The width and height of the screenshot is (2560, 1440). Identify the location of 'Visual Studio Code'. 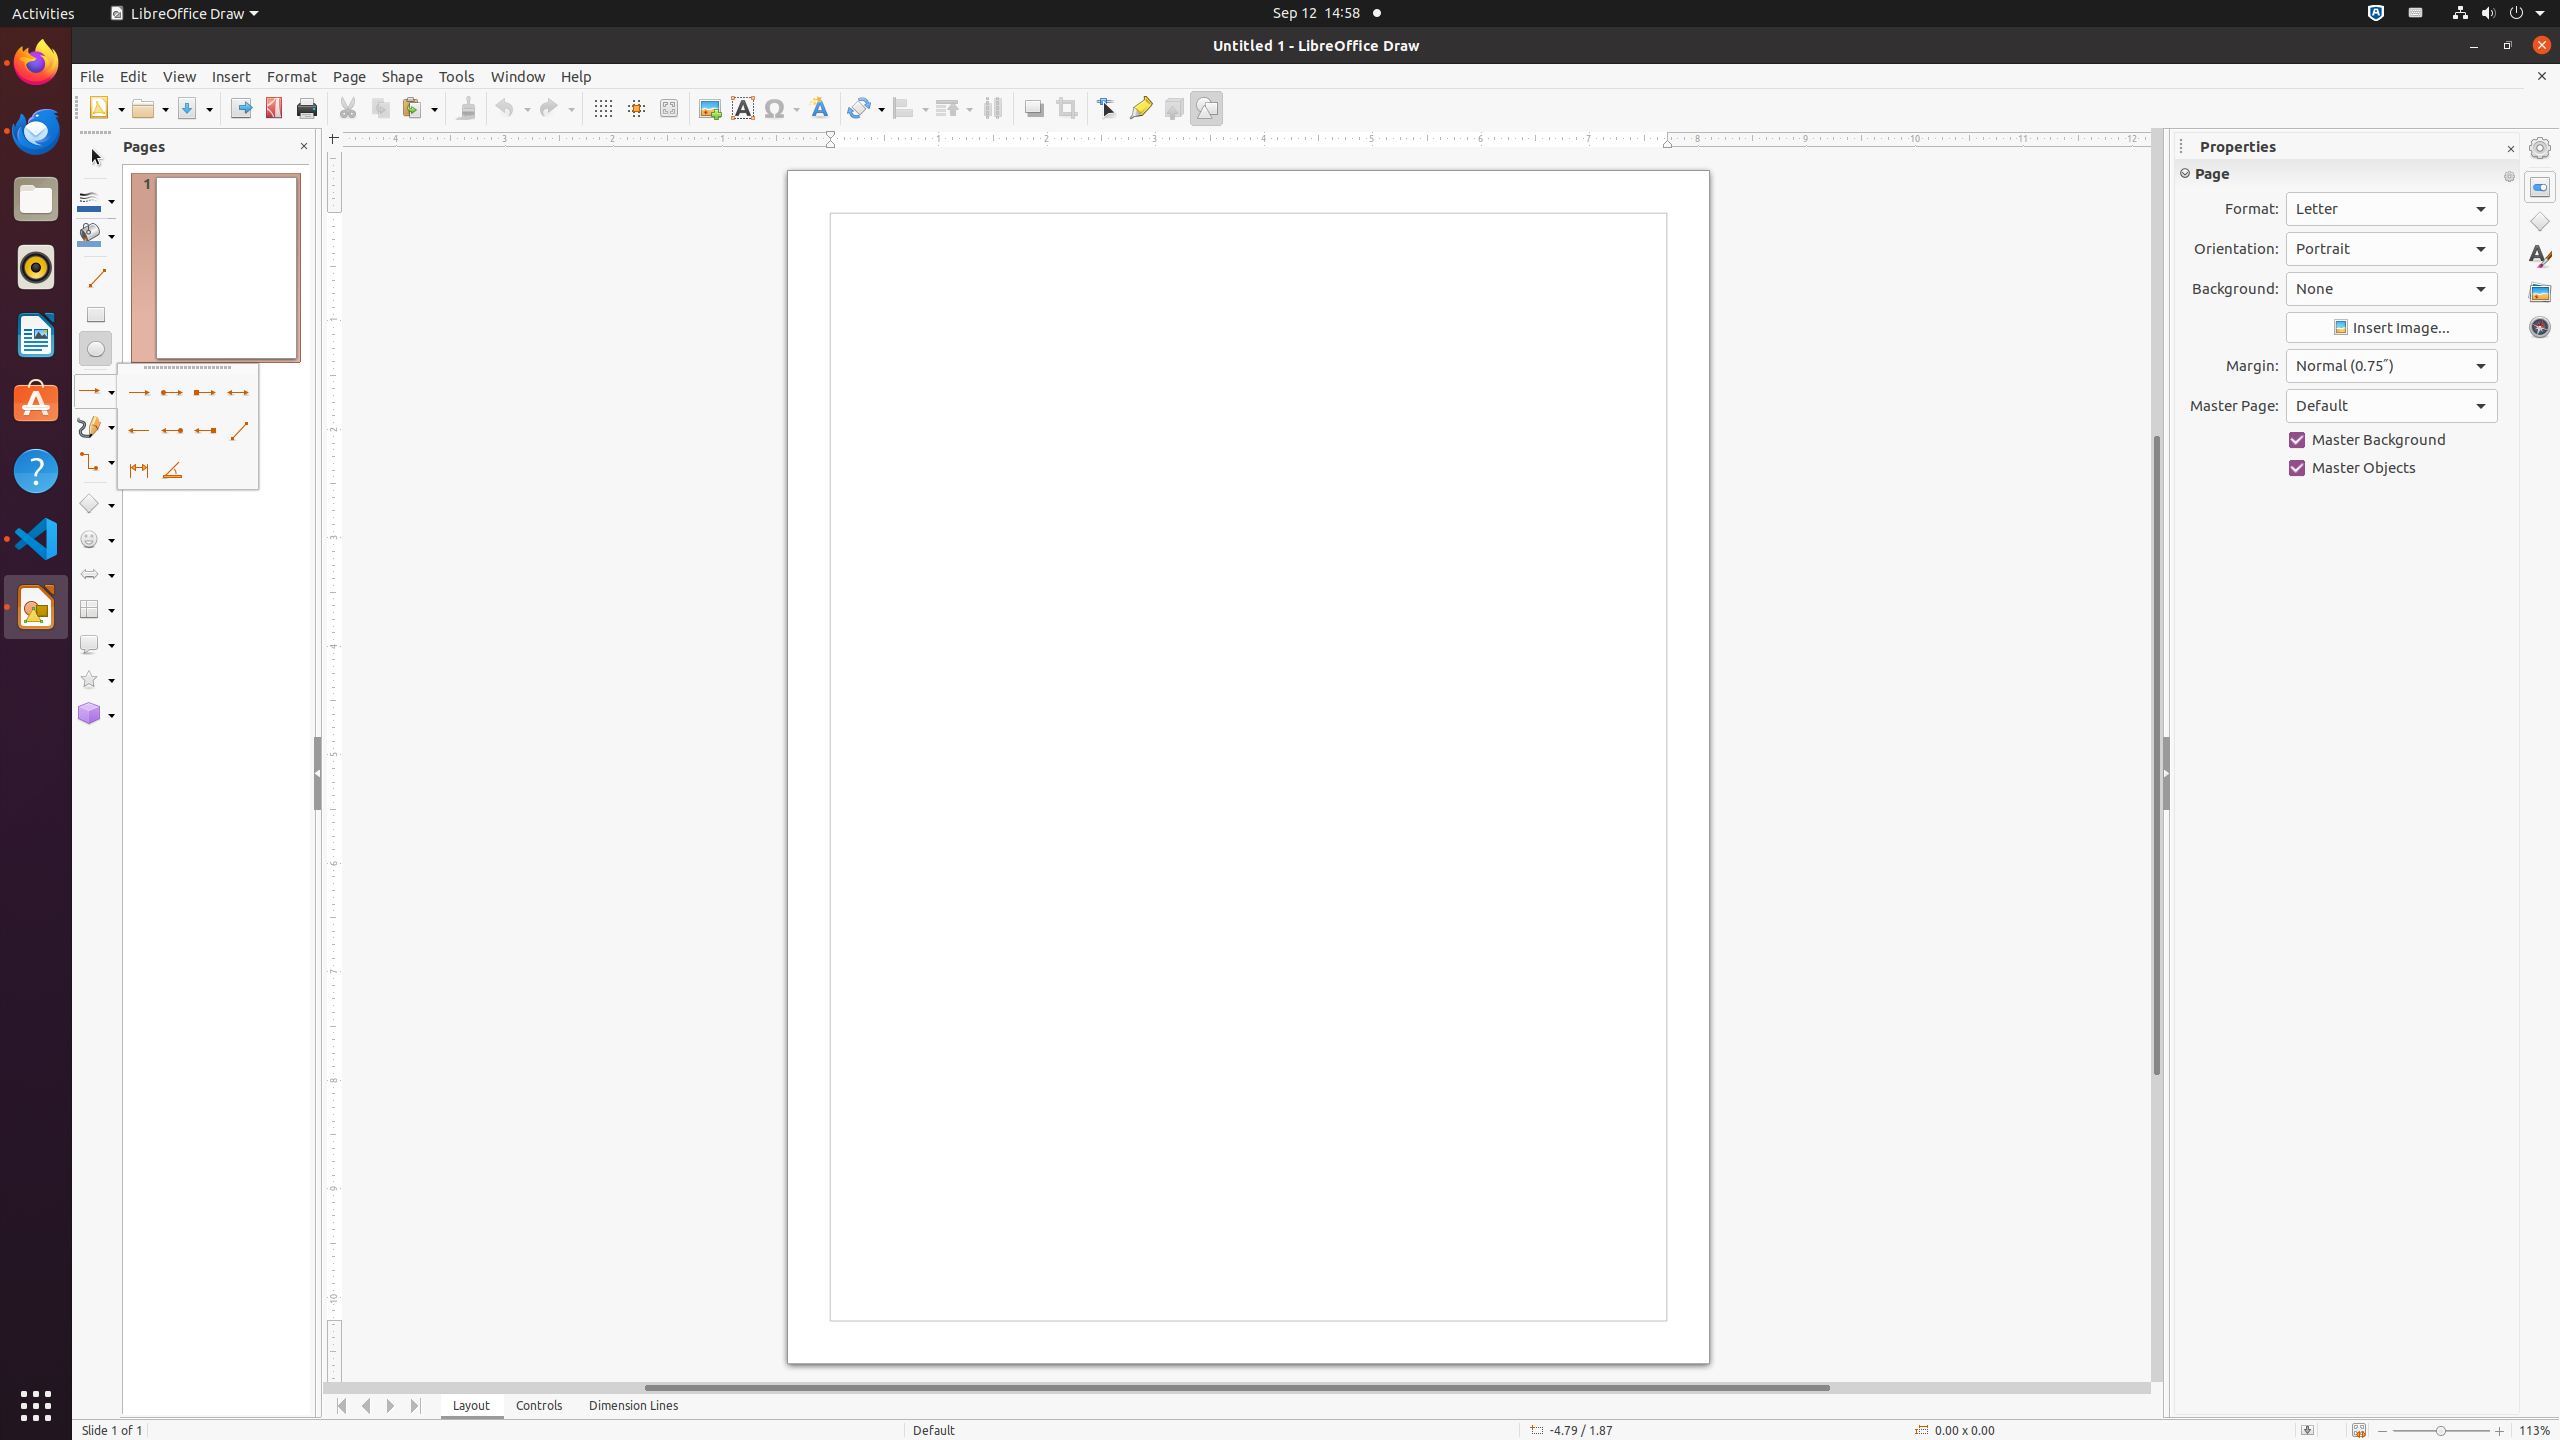
(36, 537).